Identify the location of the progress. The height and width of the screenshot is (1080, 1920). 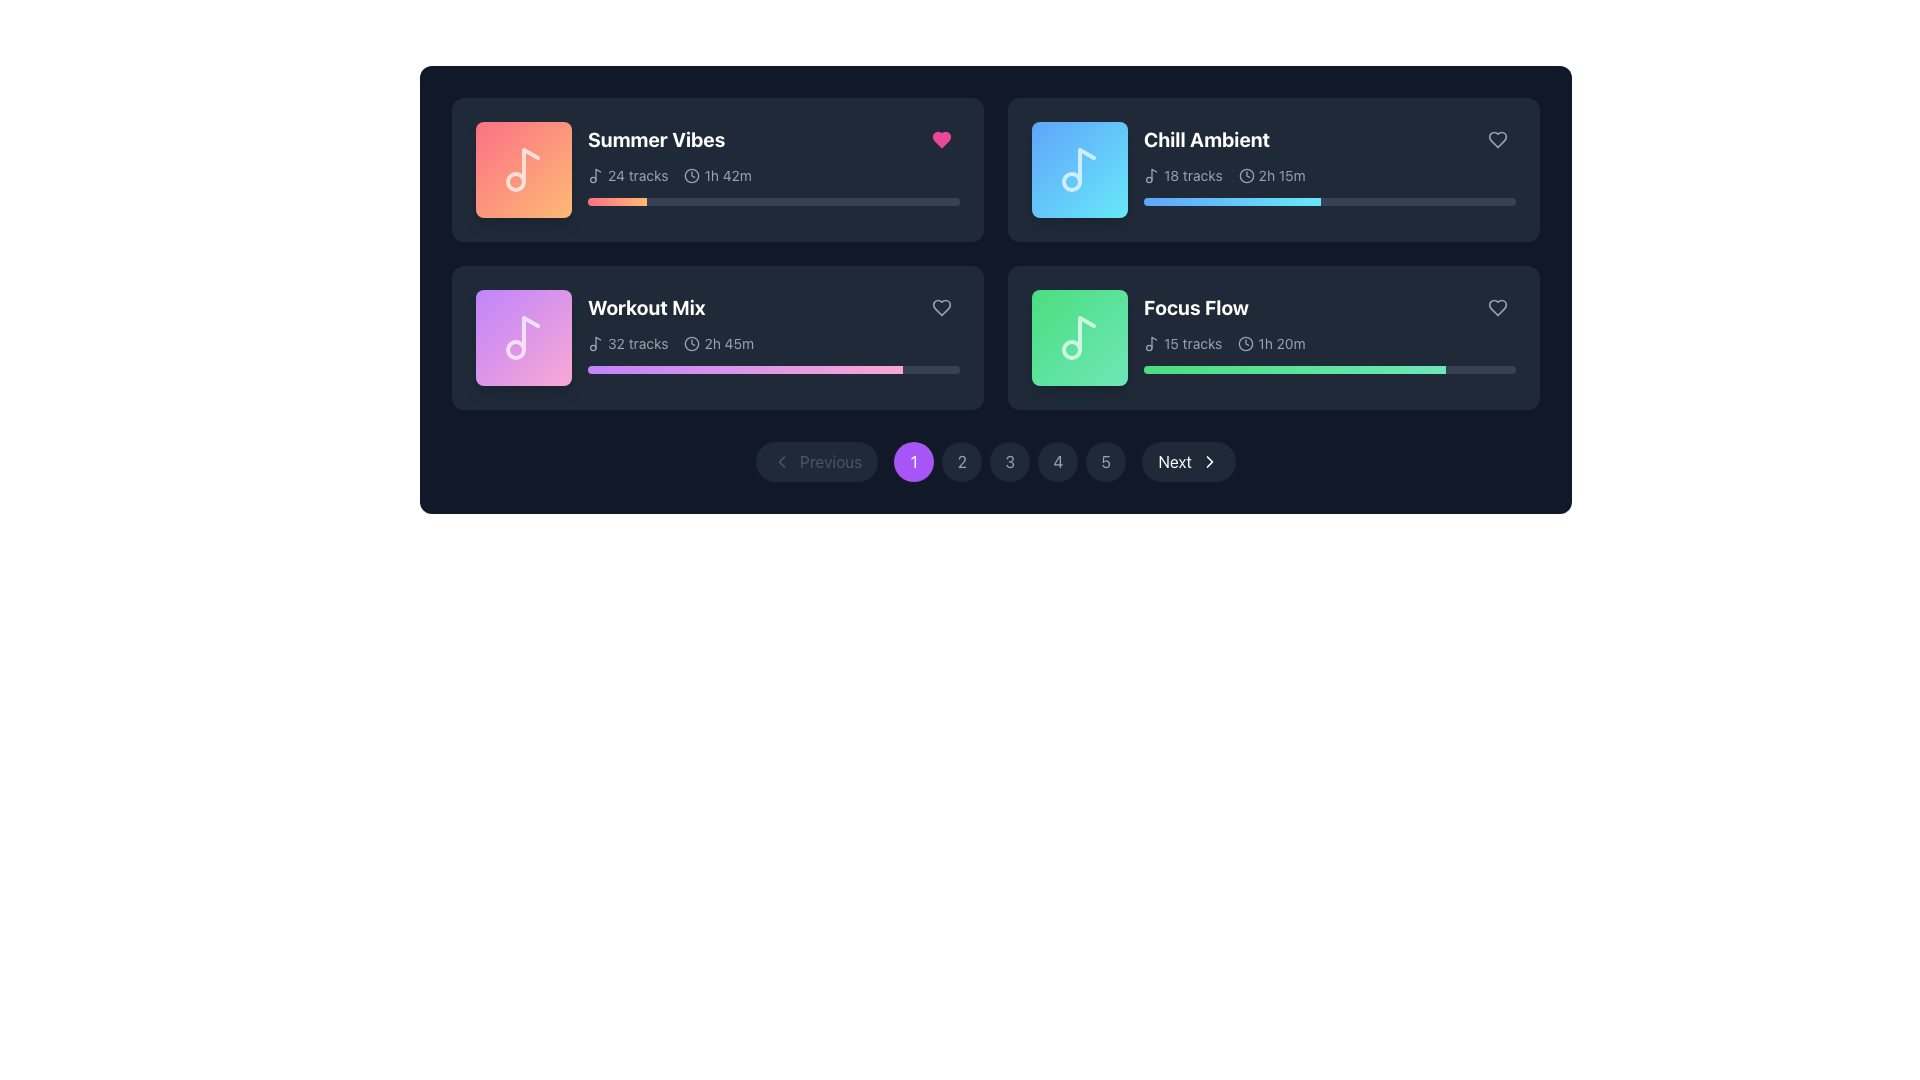
(944, 201).